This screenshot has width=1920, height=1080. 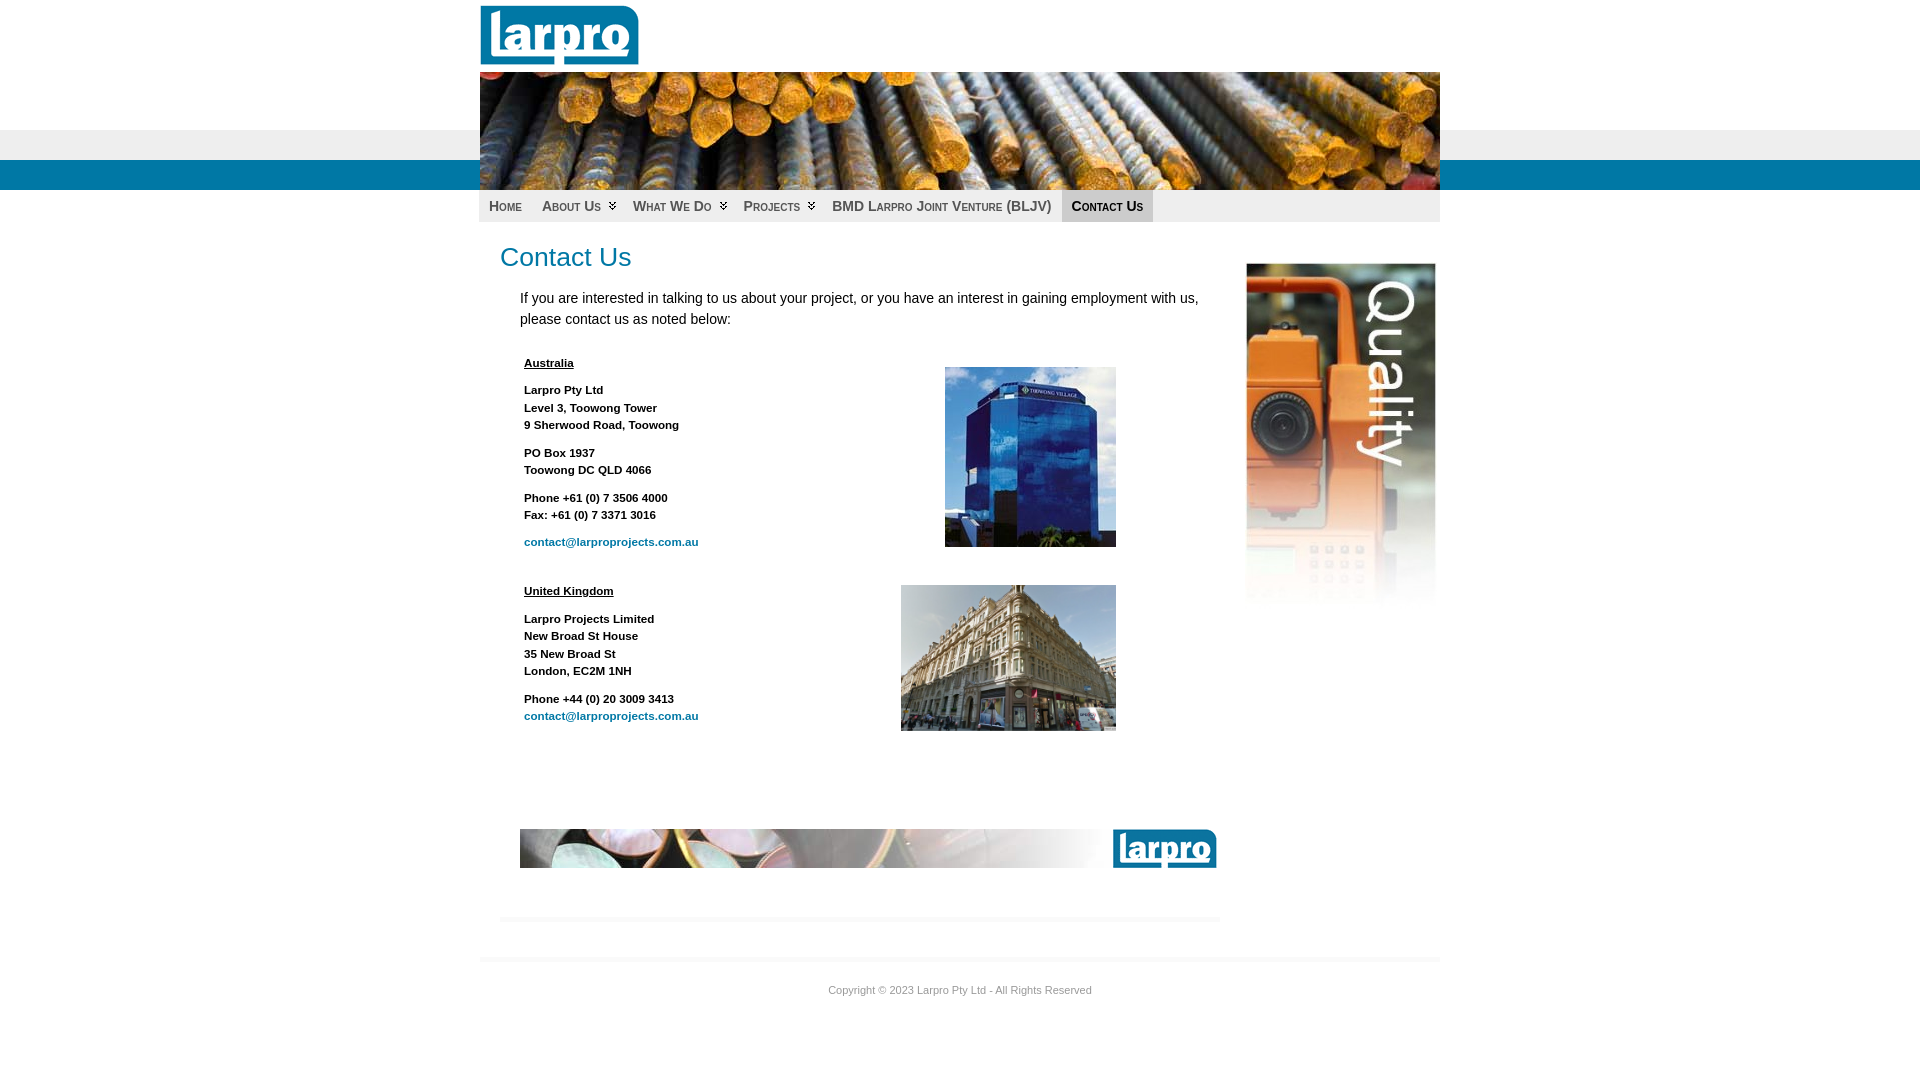 What do you see at coordinates (576, 205) in the screenshot?
I see `'About Us'` at bounding box center [576, 205].